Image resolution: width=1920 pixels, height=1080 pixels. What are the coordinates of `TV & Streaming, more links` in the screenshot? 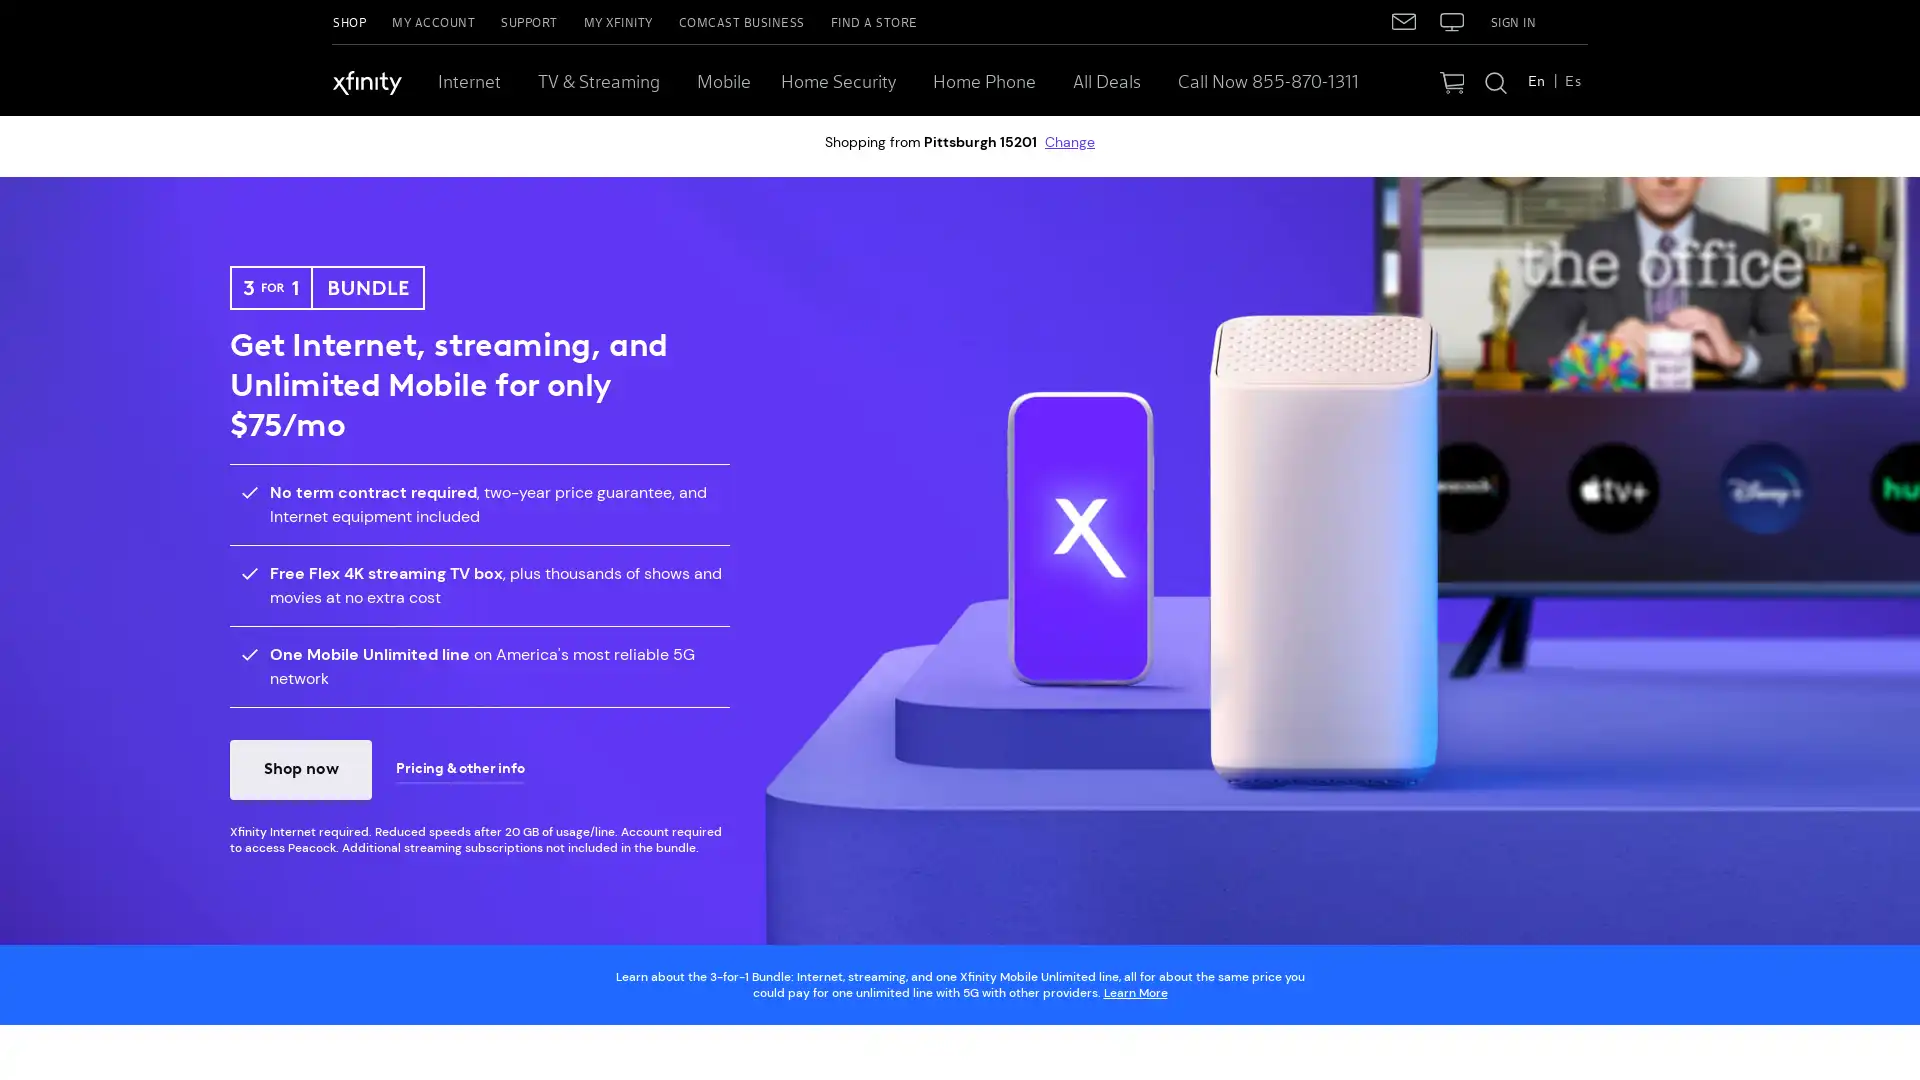 It's located at (673, 77).